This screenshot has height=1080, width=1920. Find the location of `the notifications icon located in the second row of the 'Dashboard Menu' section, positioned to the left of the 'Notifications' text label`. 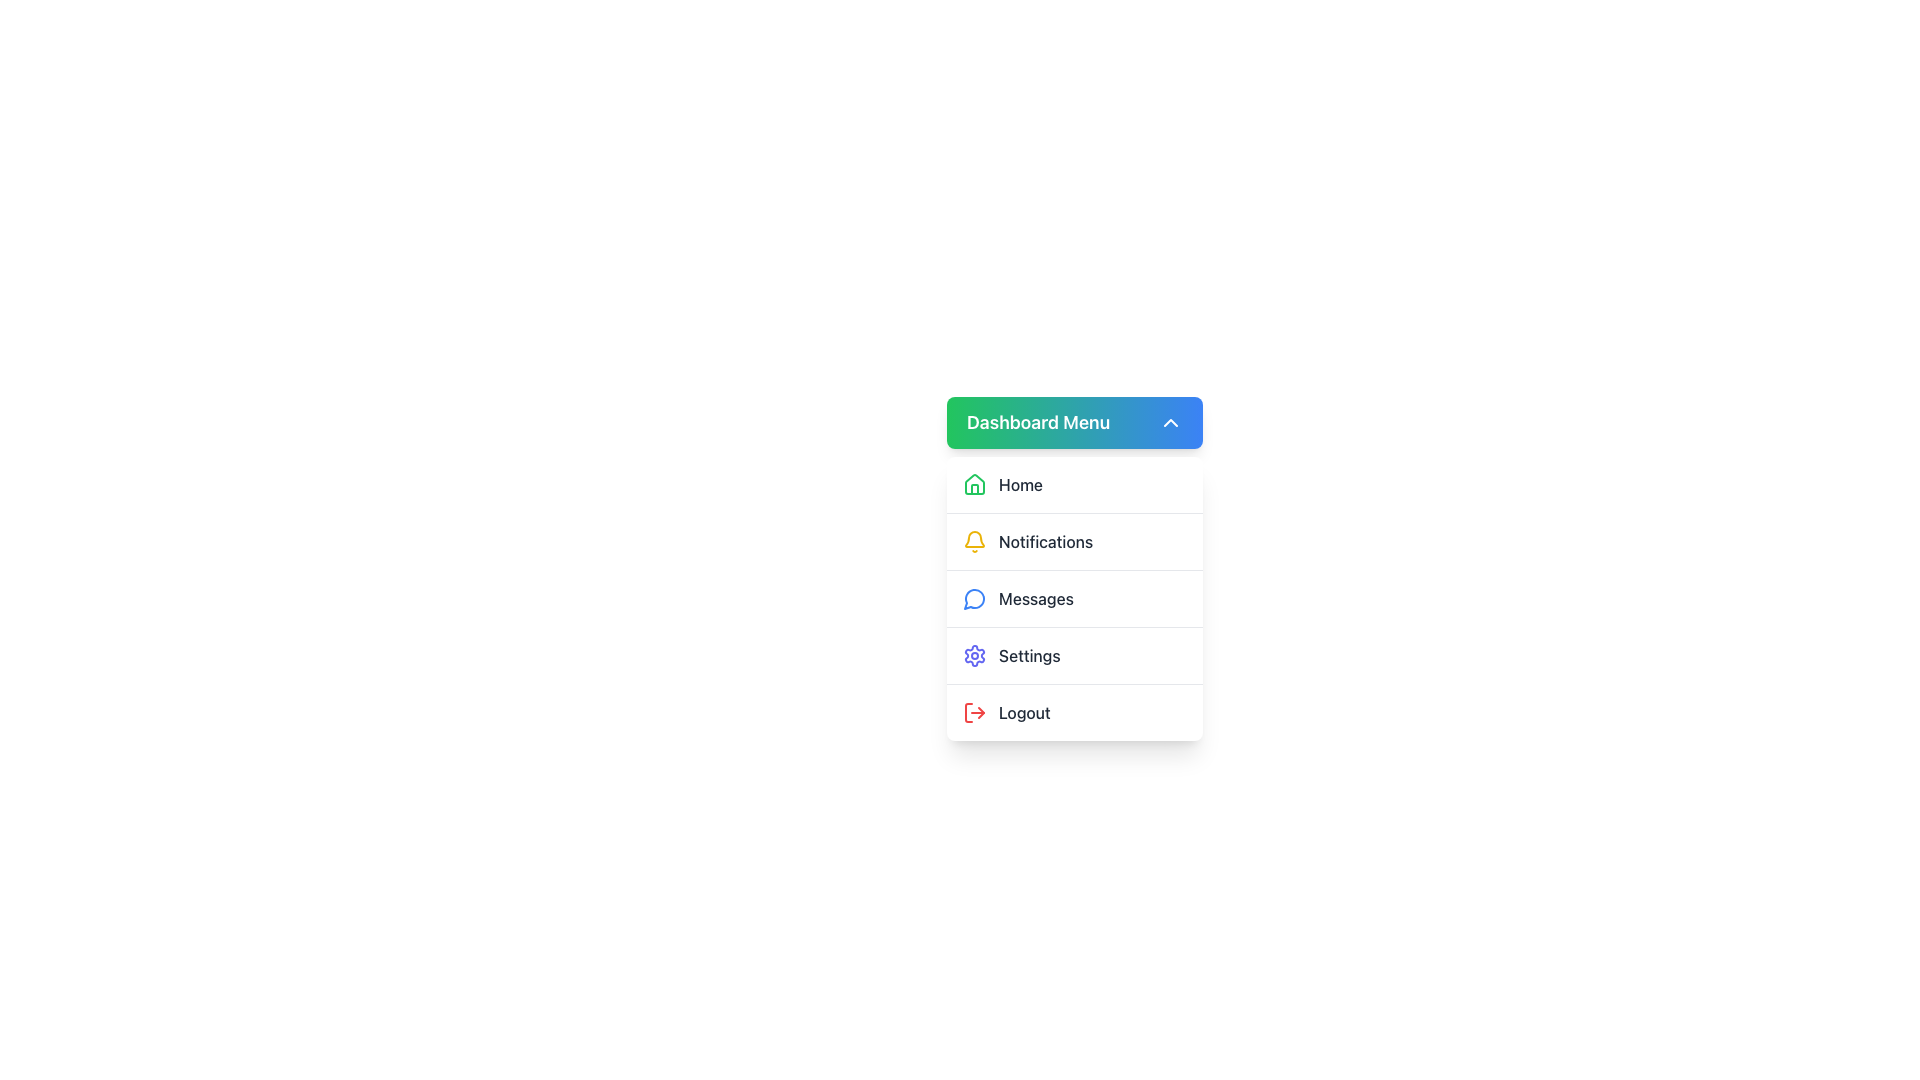

the notifications icon located in the second row of the 'Dashboard Menu' section, positioned to the left of the 'Notifications' text label is located at coordinates (974, 542).